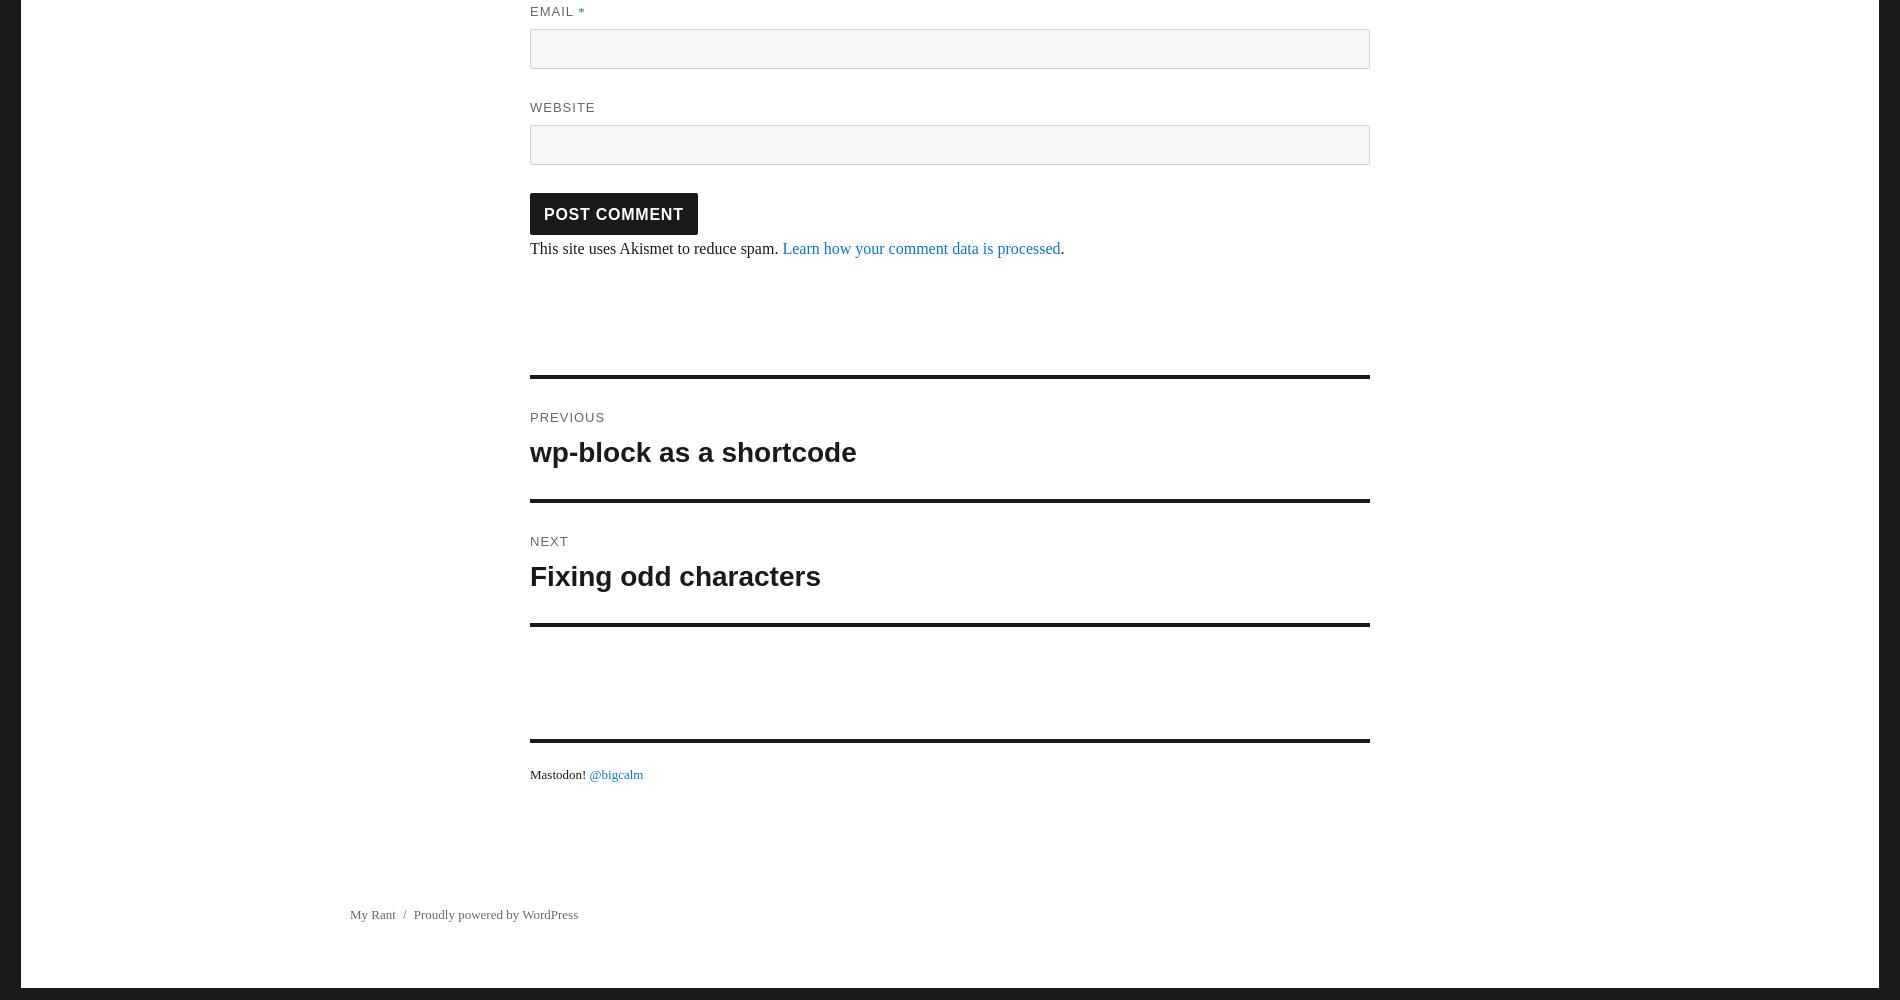  What do you see at coordinates (581, 11) in the screenshot?
I see `'*'` at bounding box center [581, 11].